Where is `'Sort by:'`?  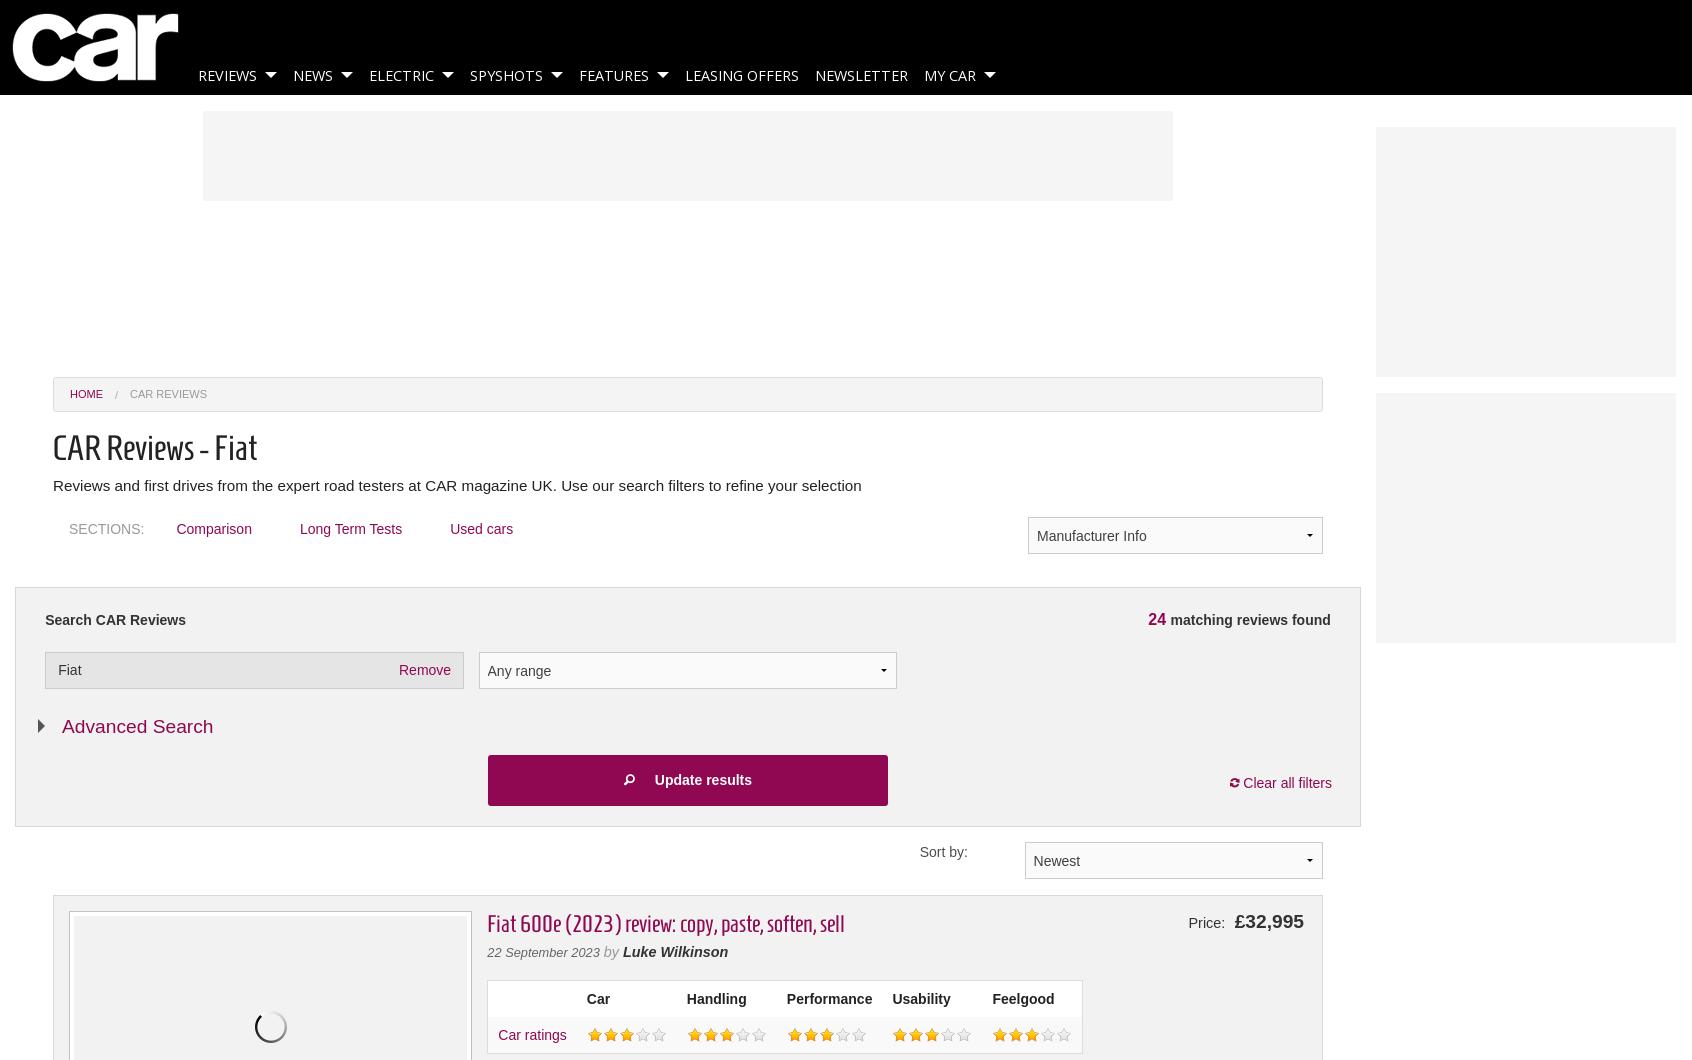
'Sort by:' is located at coordinates (942, 852).